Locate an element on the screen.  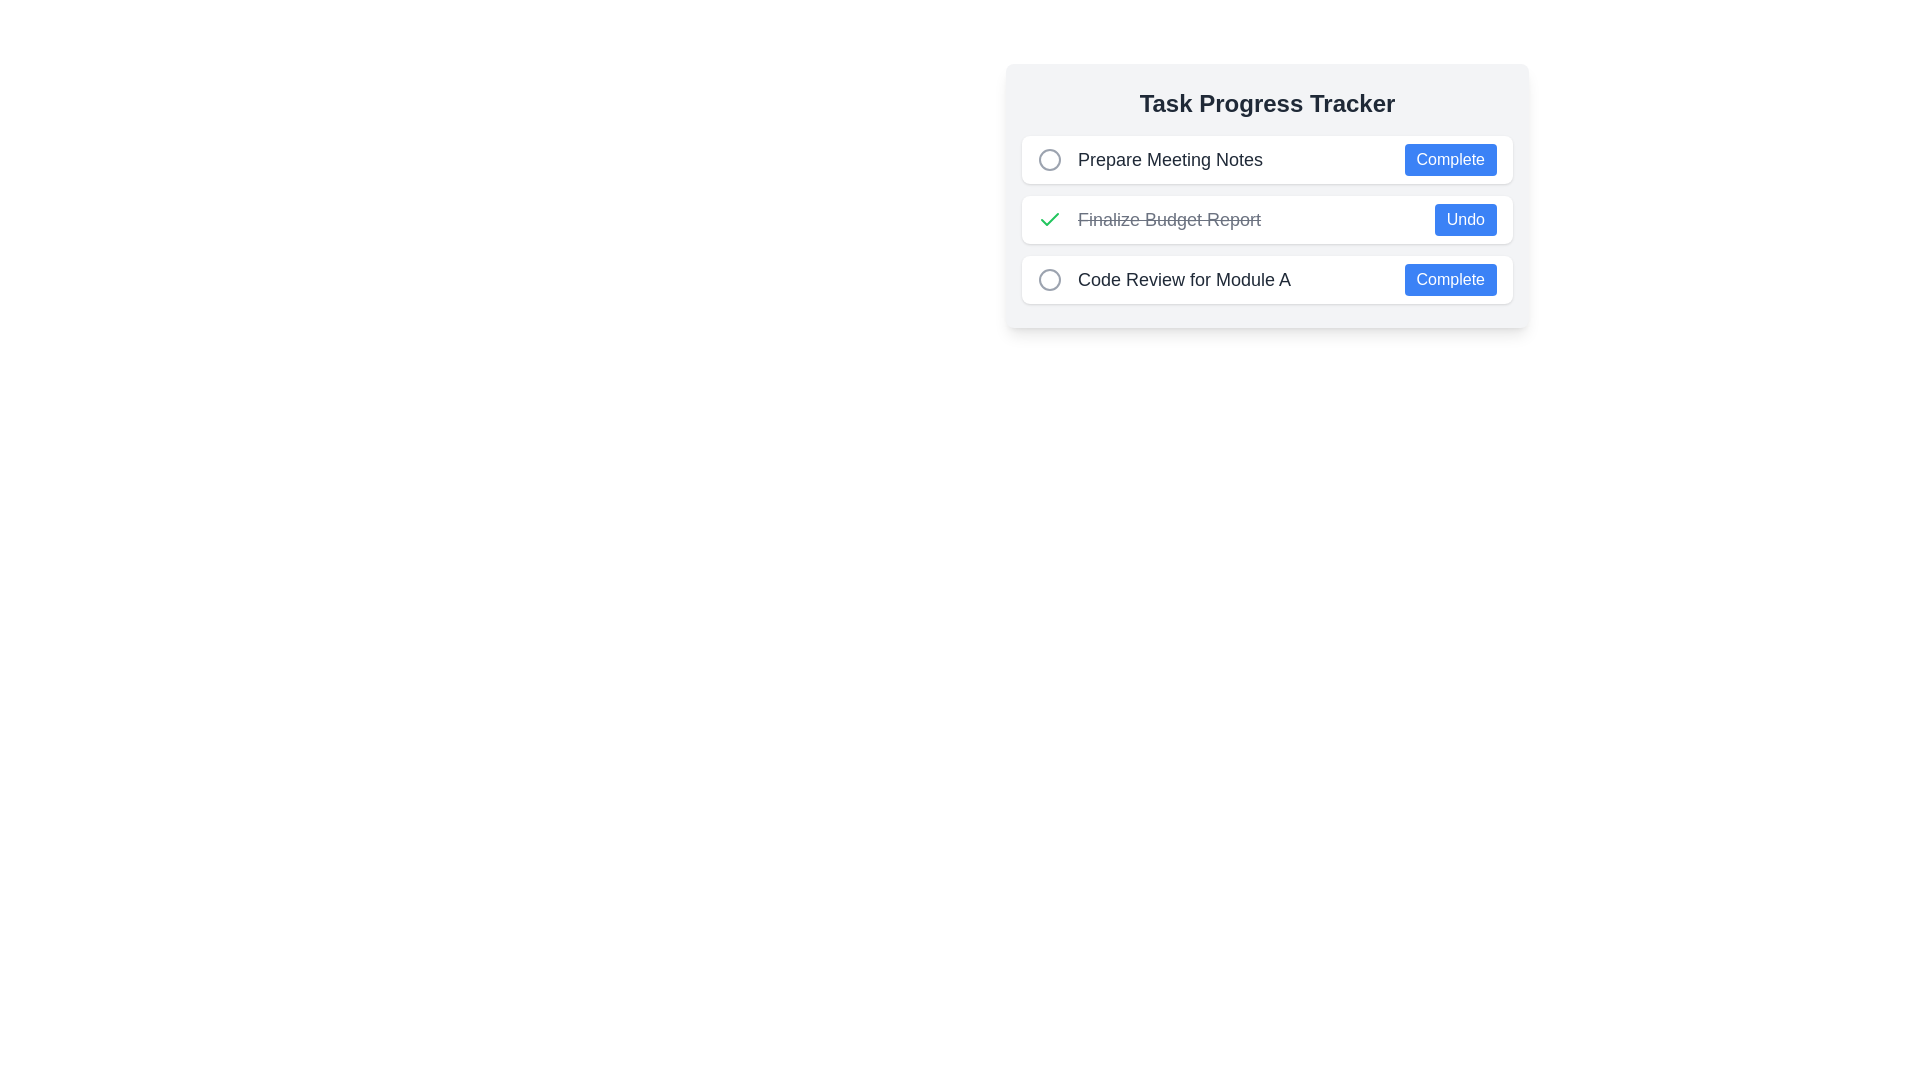
task title 'Prepare Meeting Notes' from the text label styled in bold font, located at the top of the task list with a status indicator adjacent to it is located at coordinates (1150, 158).